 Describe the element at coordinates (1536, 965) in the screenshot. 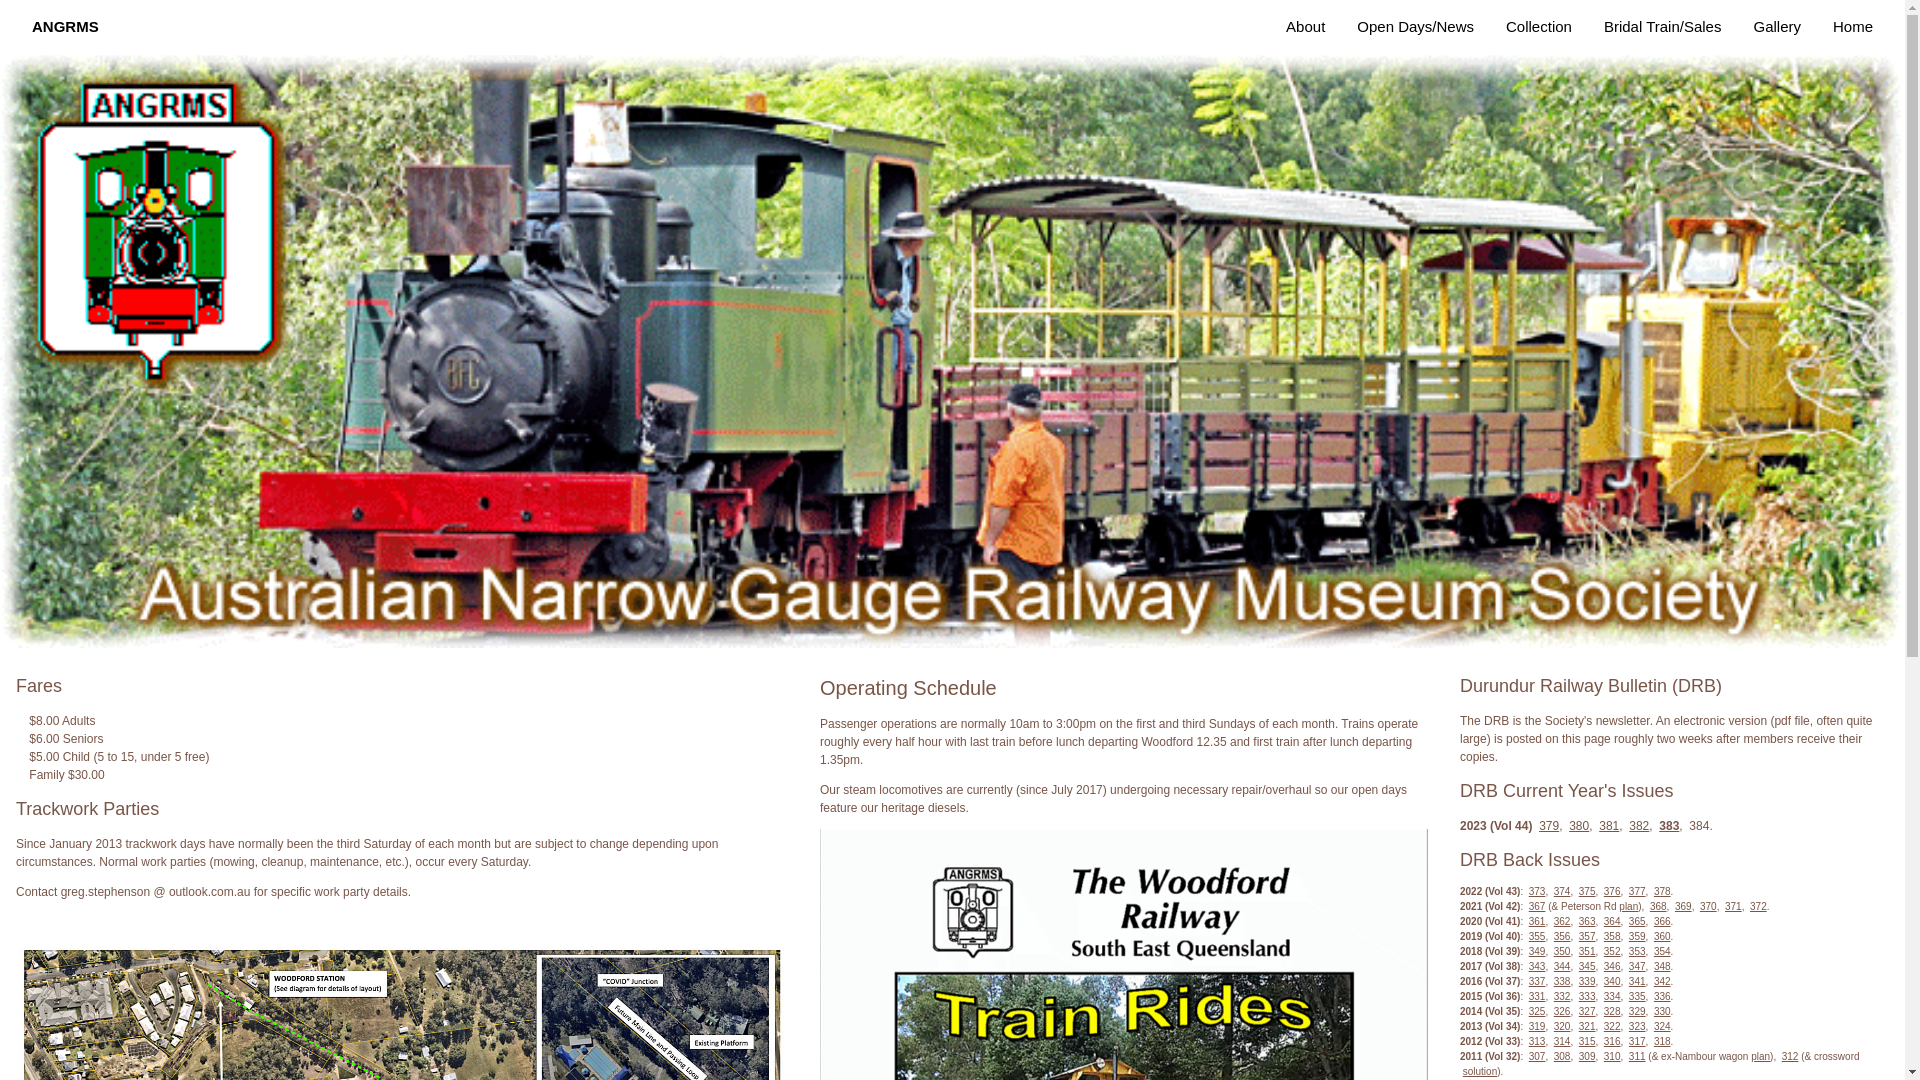

I see `'343'` at that location.